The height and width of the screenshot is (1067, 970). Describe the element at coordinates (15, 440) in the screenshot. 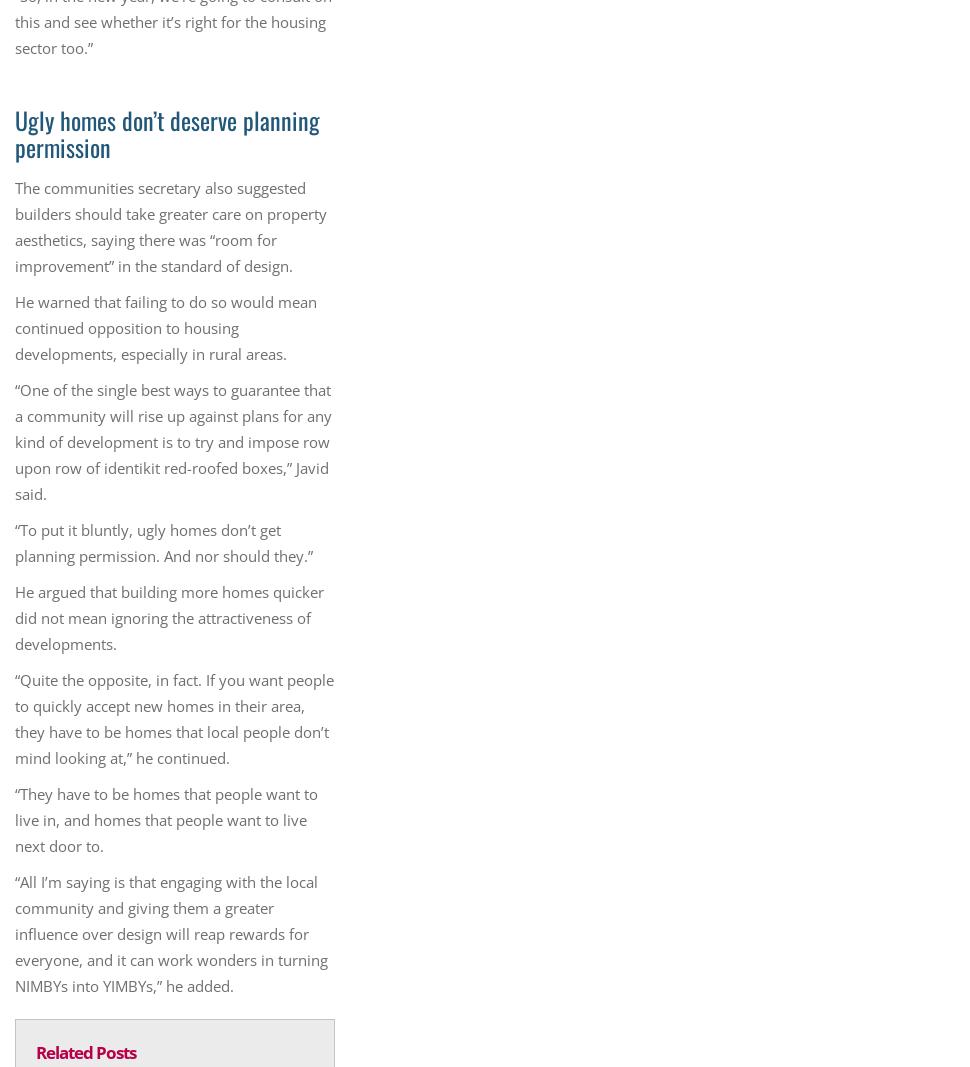

I see `'“One of the single best ways to guarantee that a community will rise up against plans for any kind of development is to try and impose row upon row of identikit red-roofed boxes,” Javid said.'` at that location.